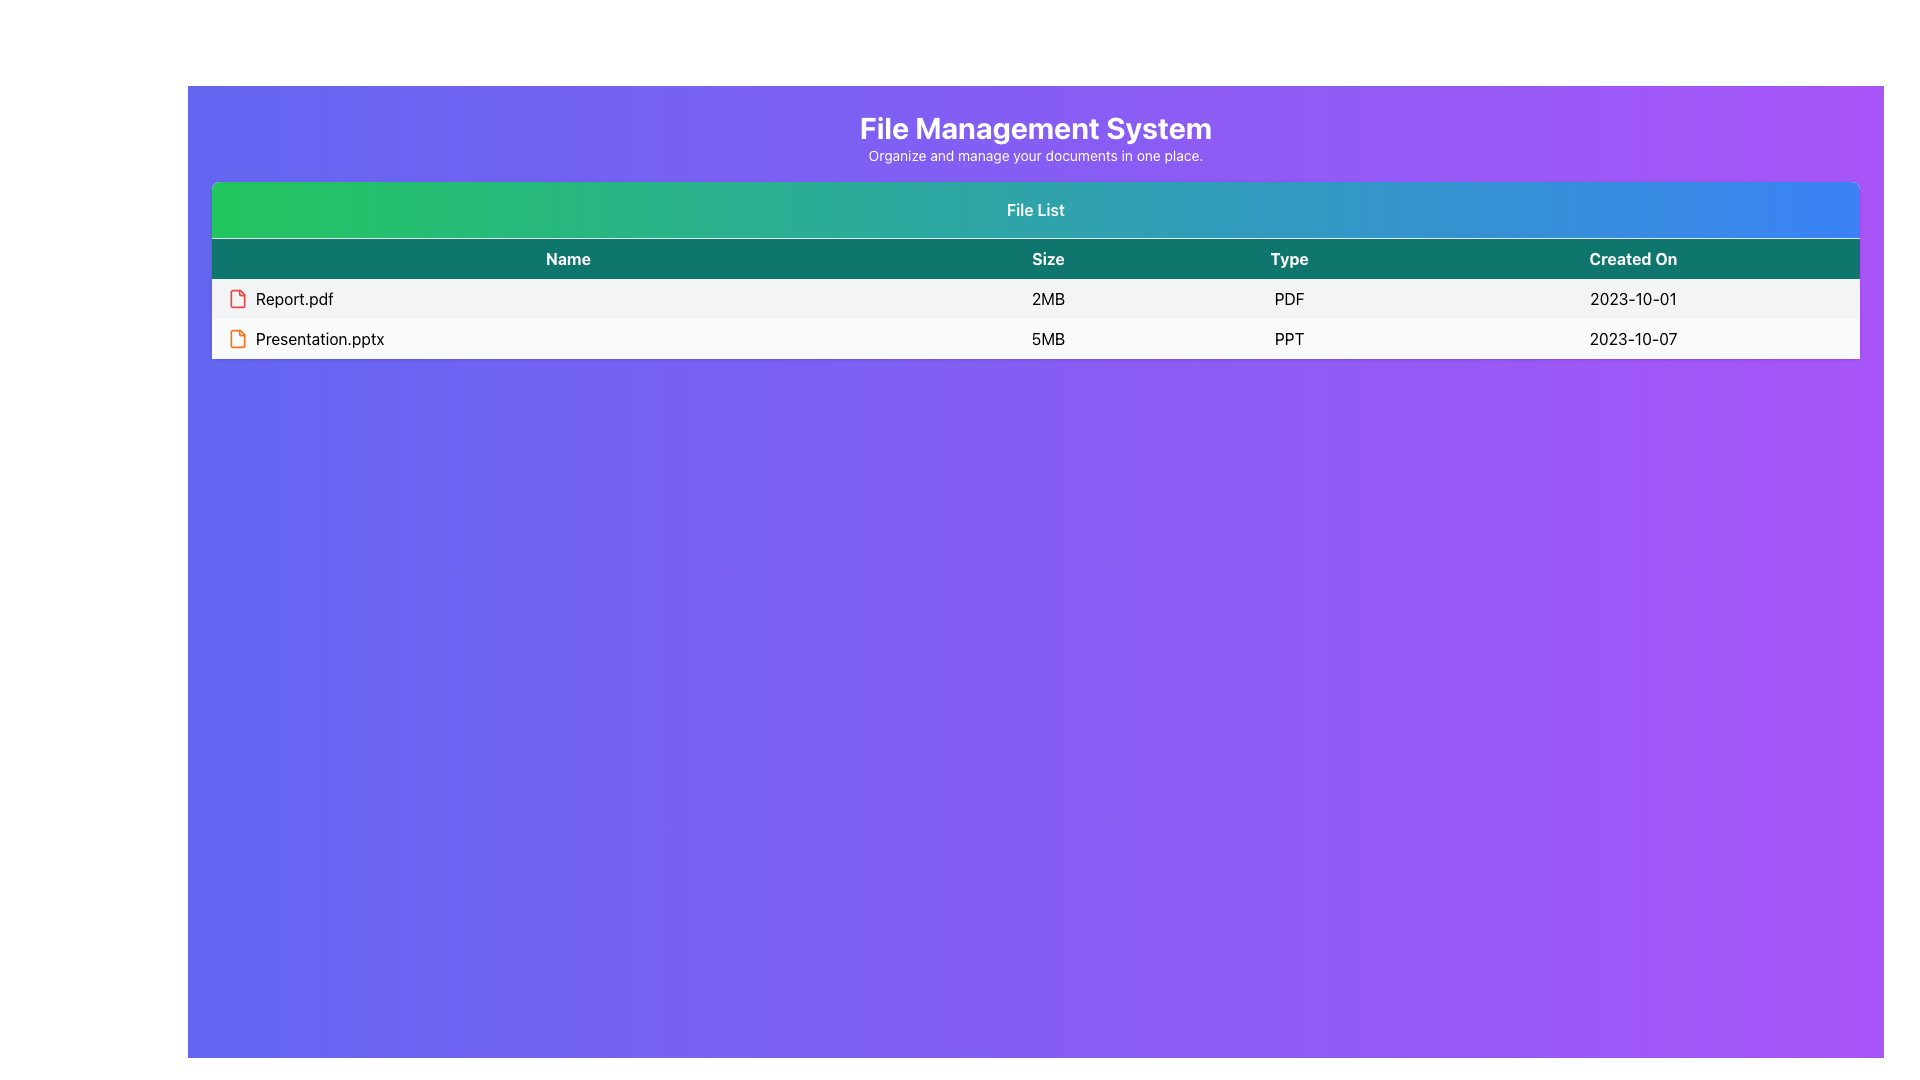  I want to click on the text label displaying the date '2023-10-01' located in the far-right column of the first row of a table-like structure, so click(1633, 299).